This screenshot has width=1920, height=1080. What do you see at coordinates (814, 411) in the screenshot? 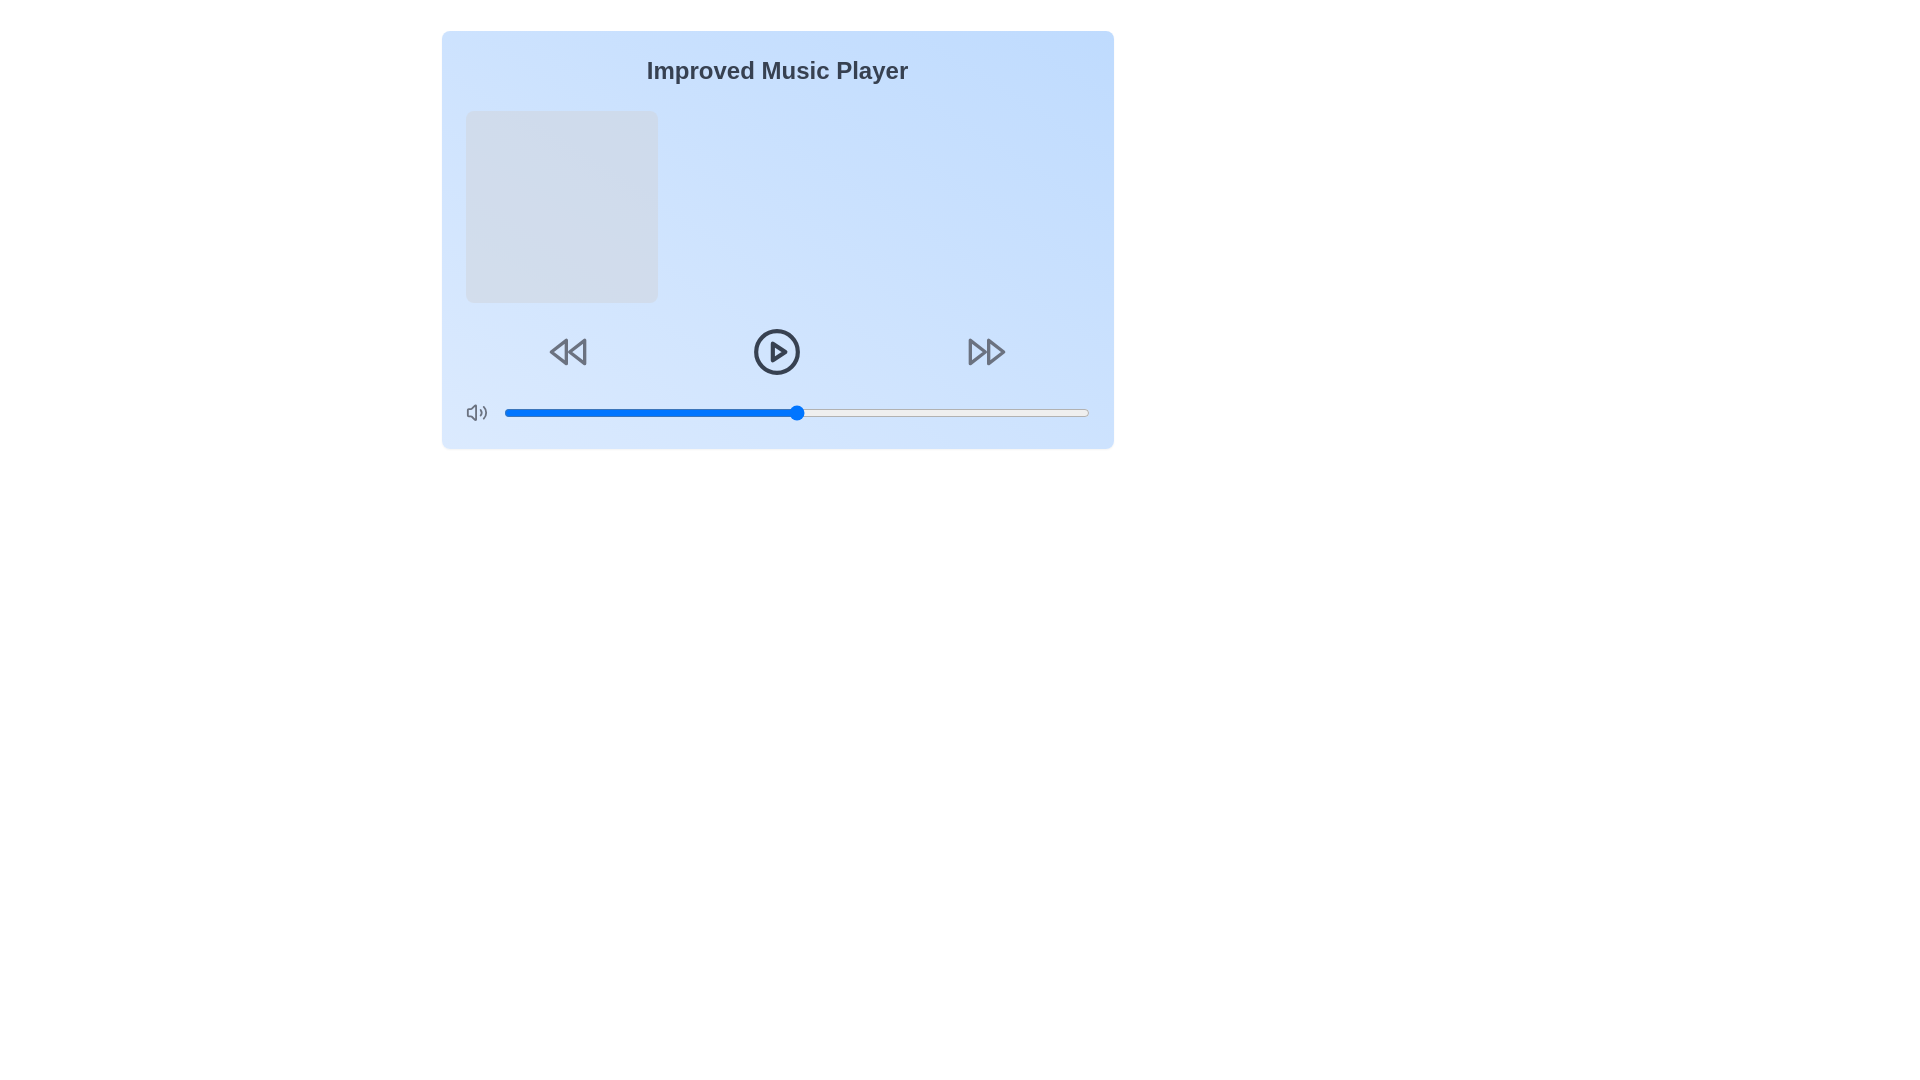
I see `the slider value` at bounding box center [814, 411].